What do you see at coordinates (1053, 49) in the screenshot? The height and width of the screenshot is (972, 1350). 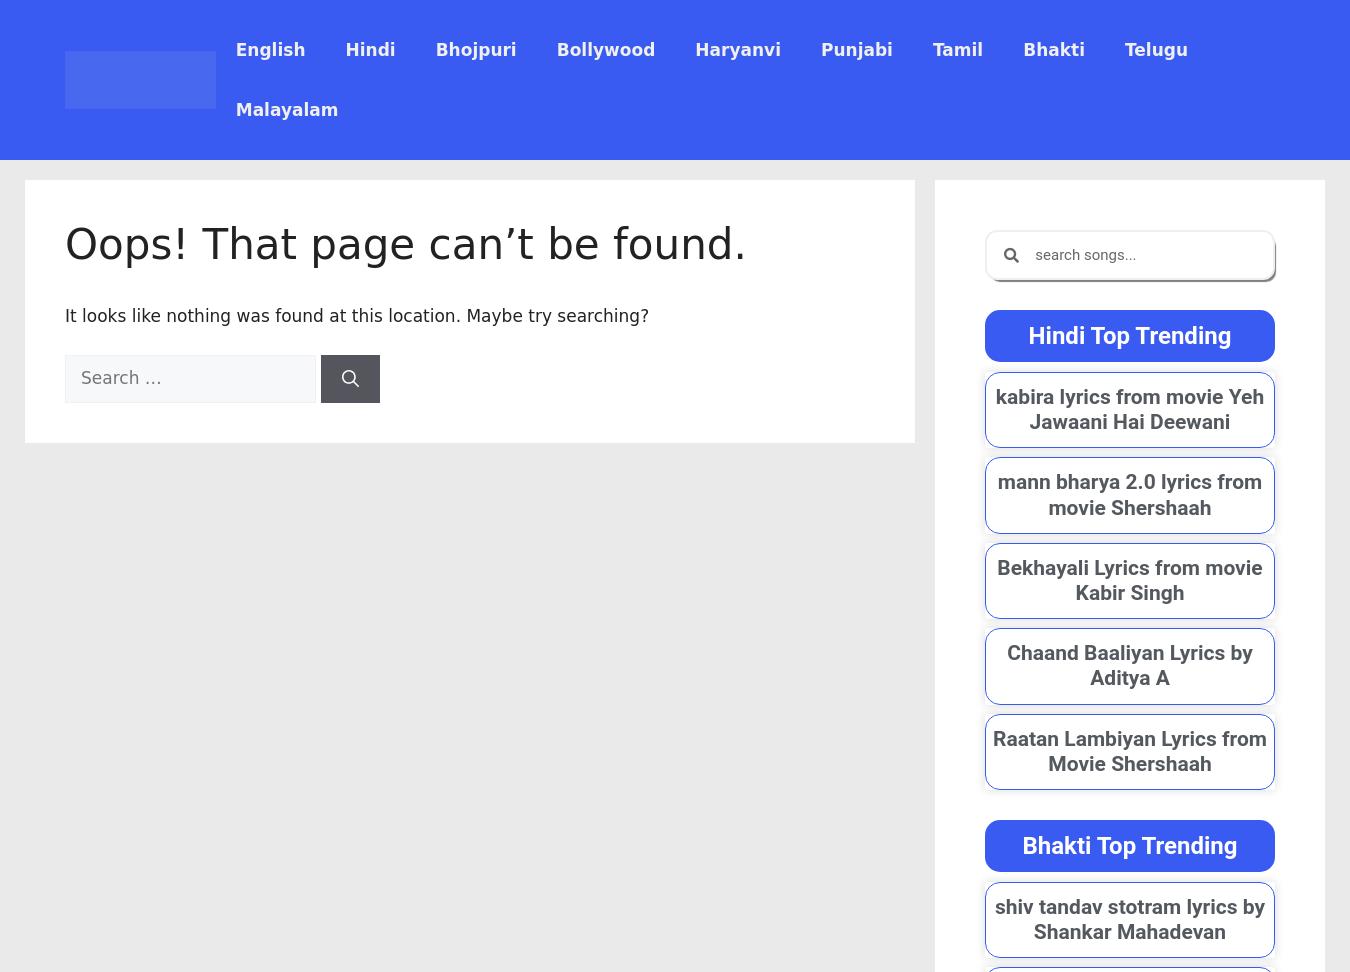 I see `'Bhakti'` at bounding box center [1053, 49].